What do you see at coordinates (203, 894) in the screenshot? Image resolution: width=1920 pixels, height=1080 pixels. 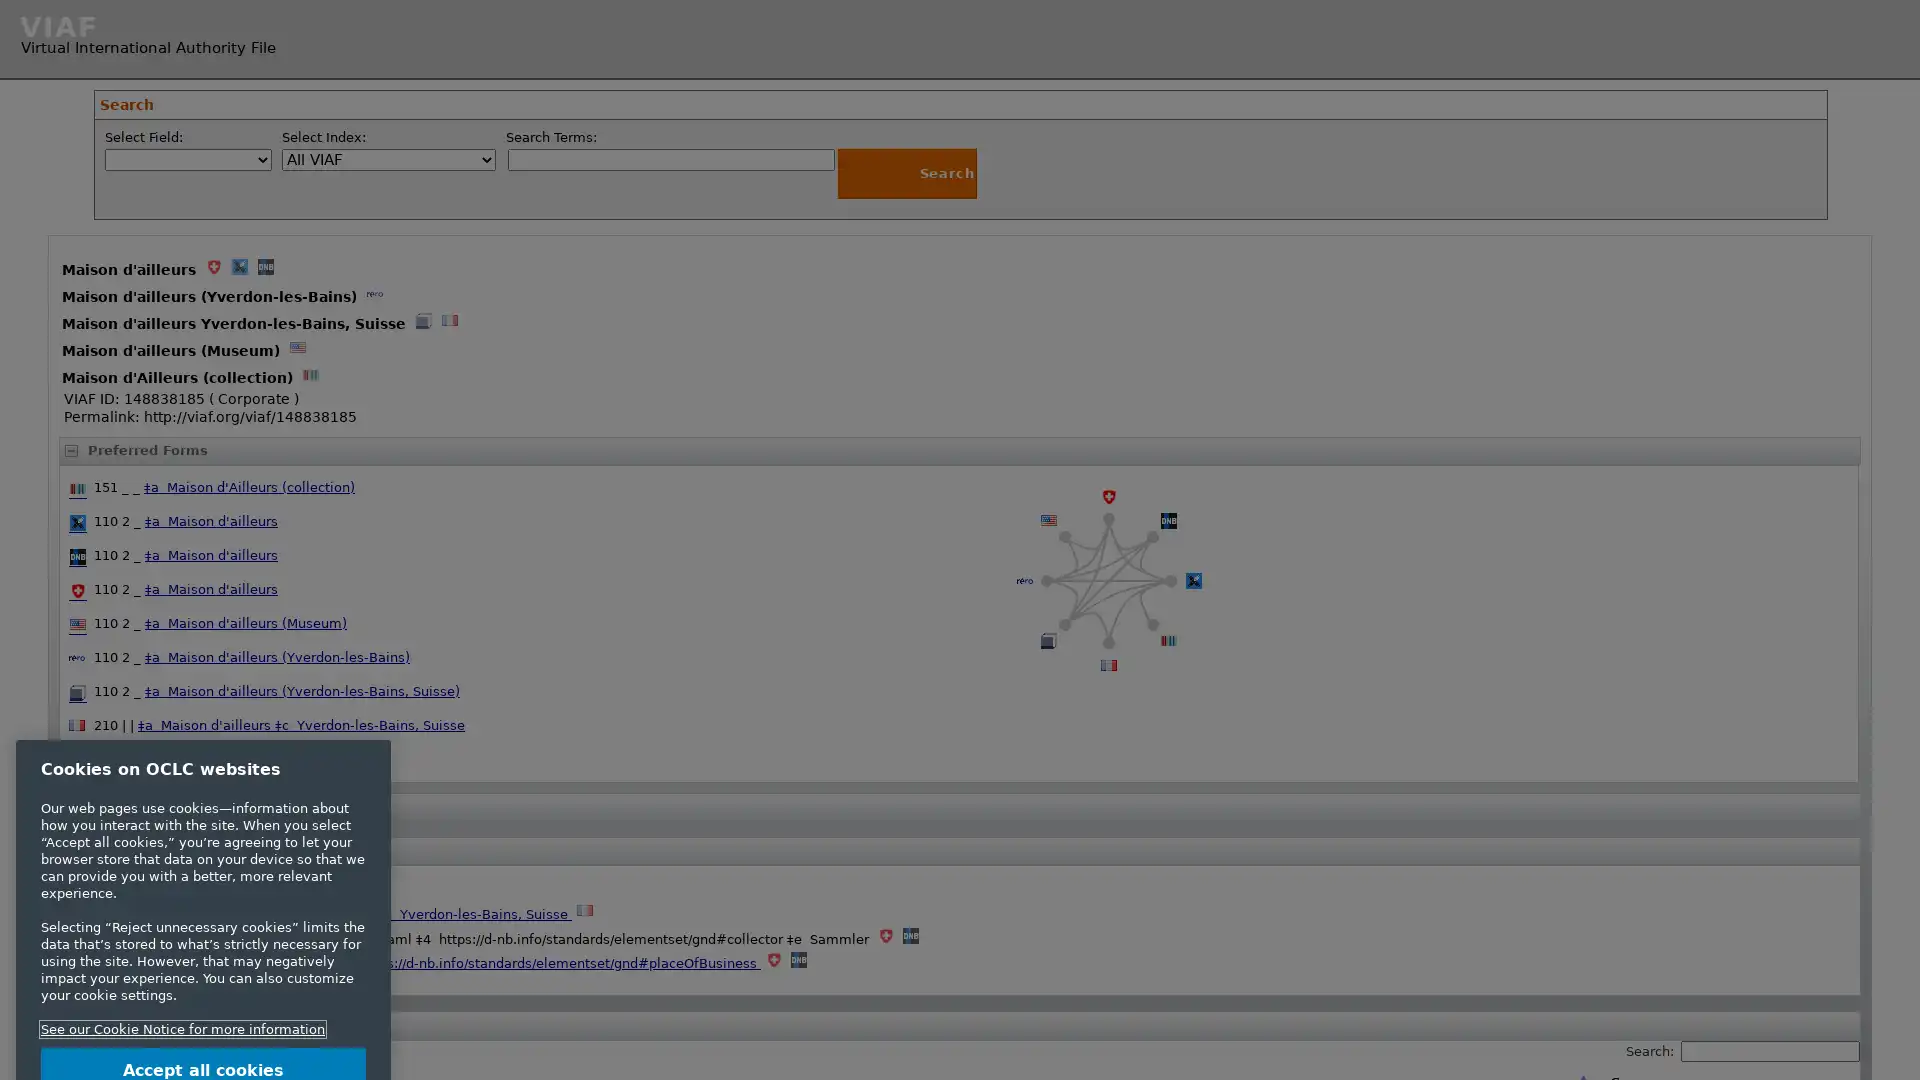 I see `Accept all cookies` at bounding box center [203, 894].